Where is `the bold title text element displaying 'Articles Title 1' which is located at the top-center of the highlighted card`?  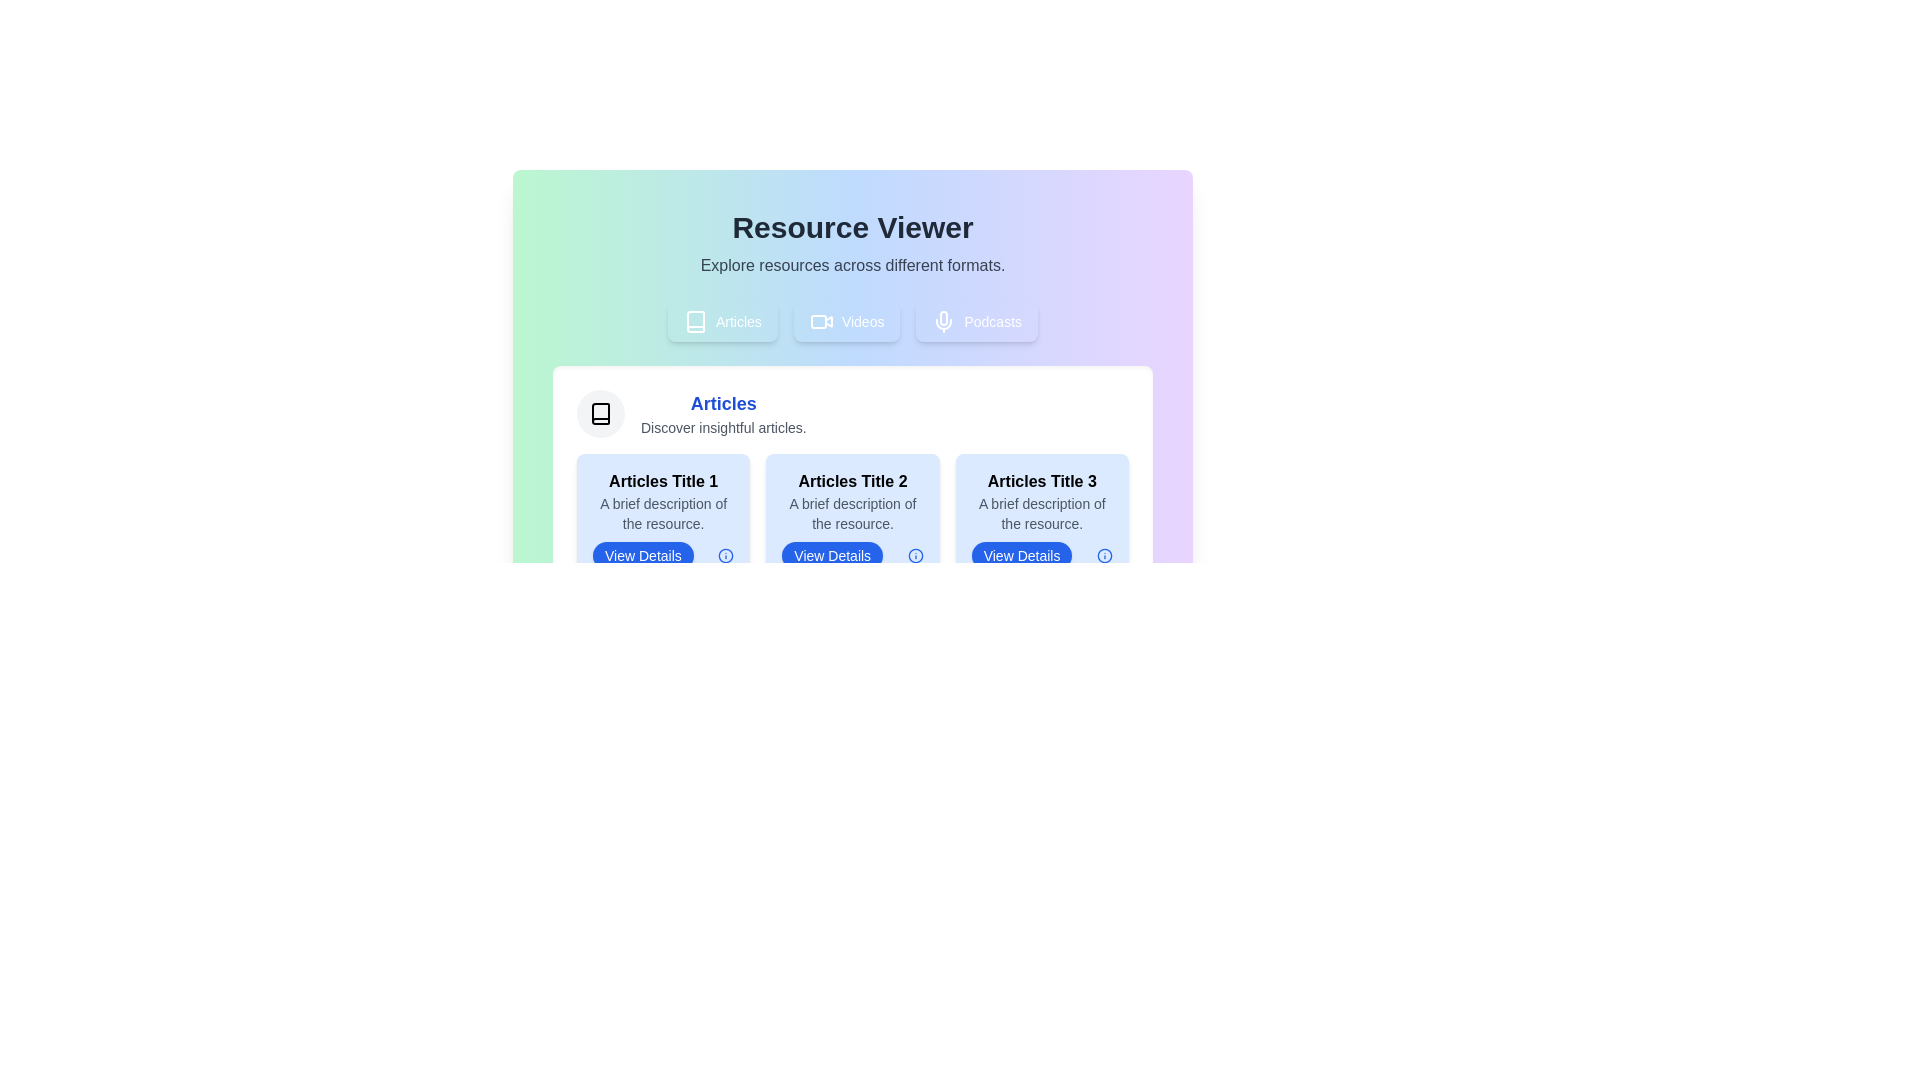 the bold title text element displaying 'Articles Title 1' which is located at the top-center of the highlighted card is located at coordinates (663, 482).